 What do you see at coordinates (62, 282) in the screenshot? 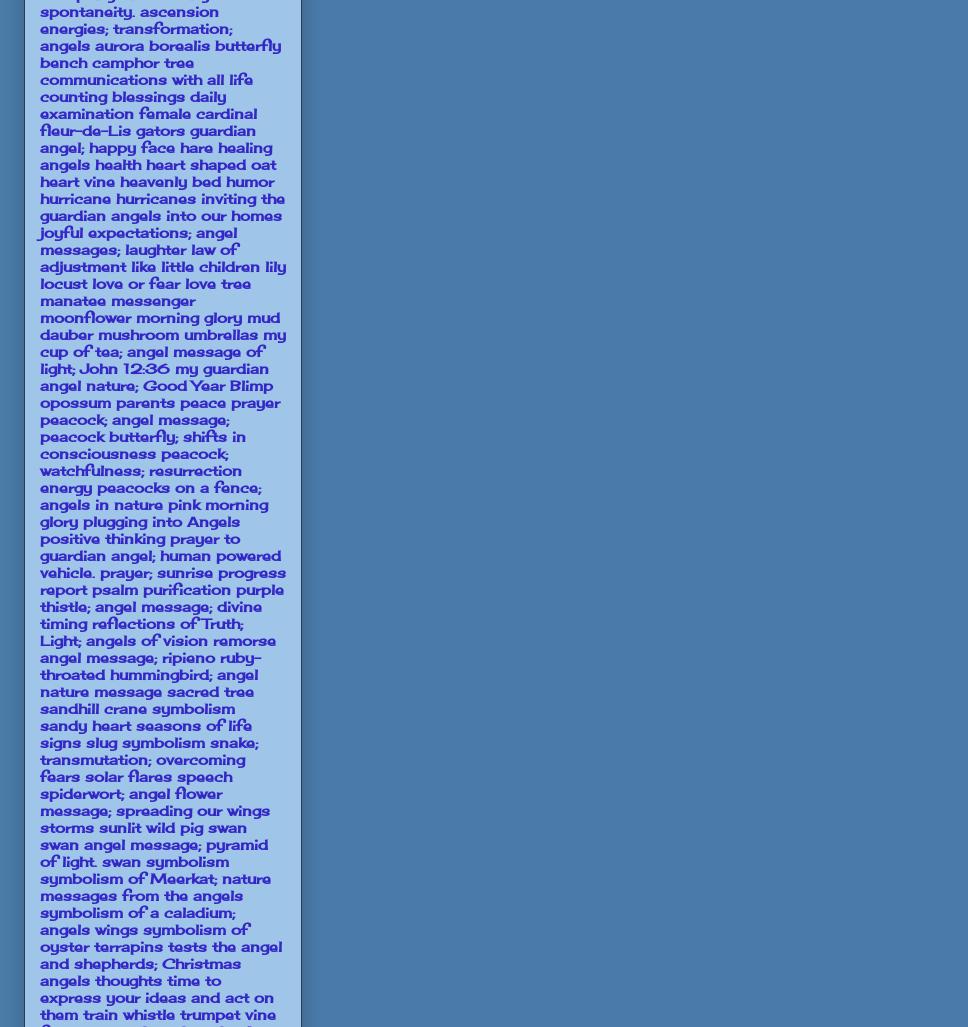
I see `'locust'` at bounding box center [62, 282].